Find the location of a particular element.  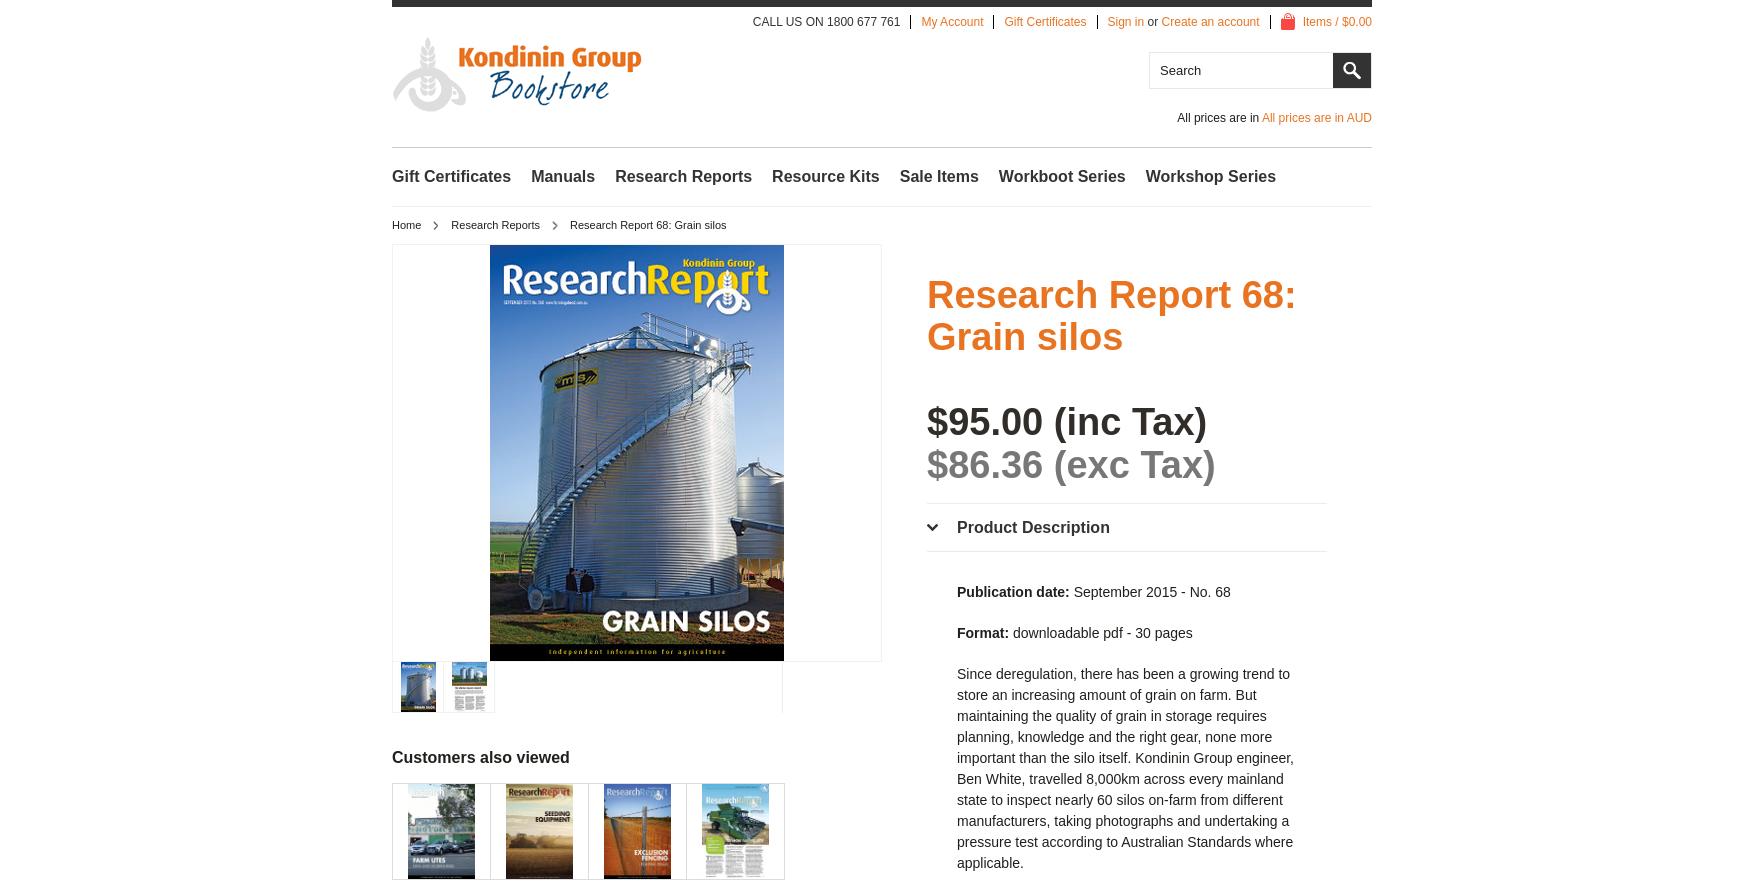

'AUD' is located at coordinates (1345, 116).